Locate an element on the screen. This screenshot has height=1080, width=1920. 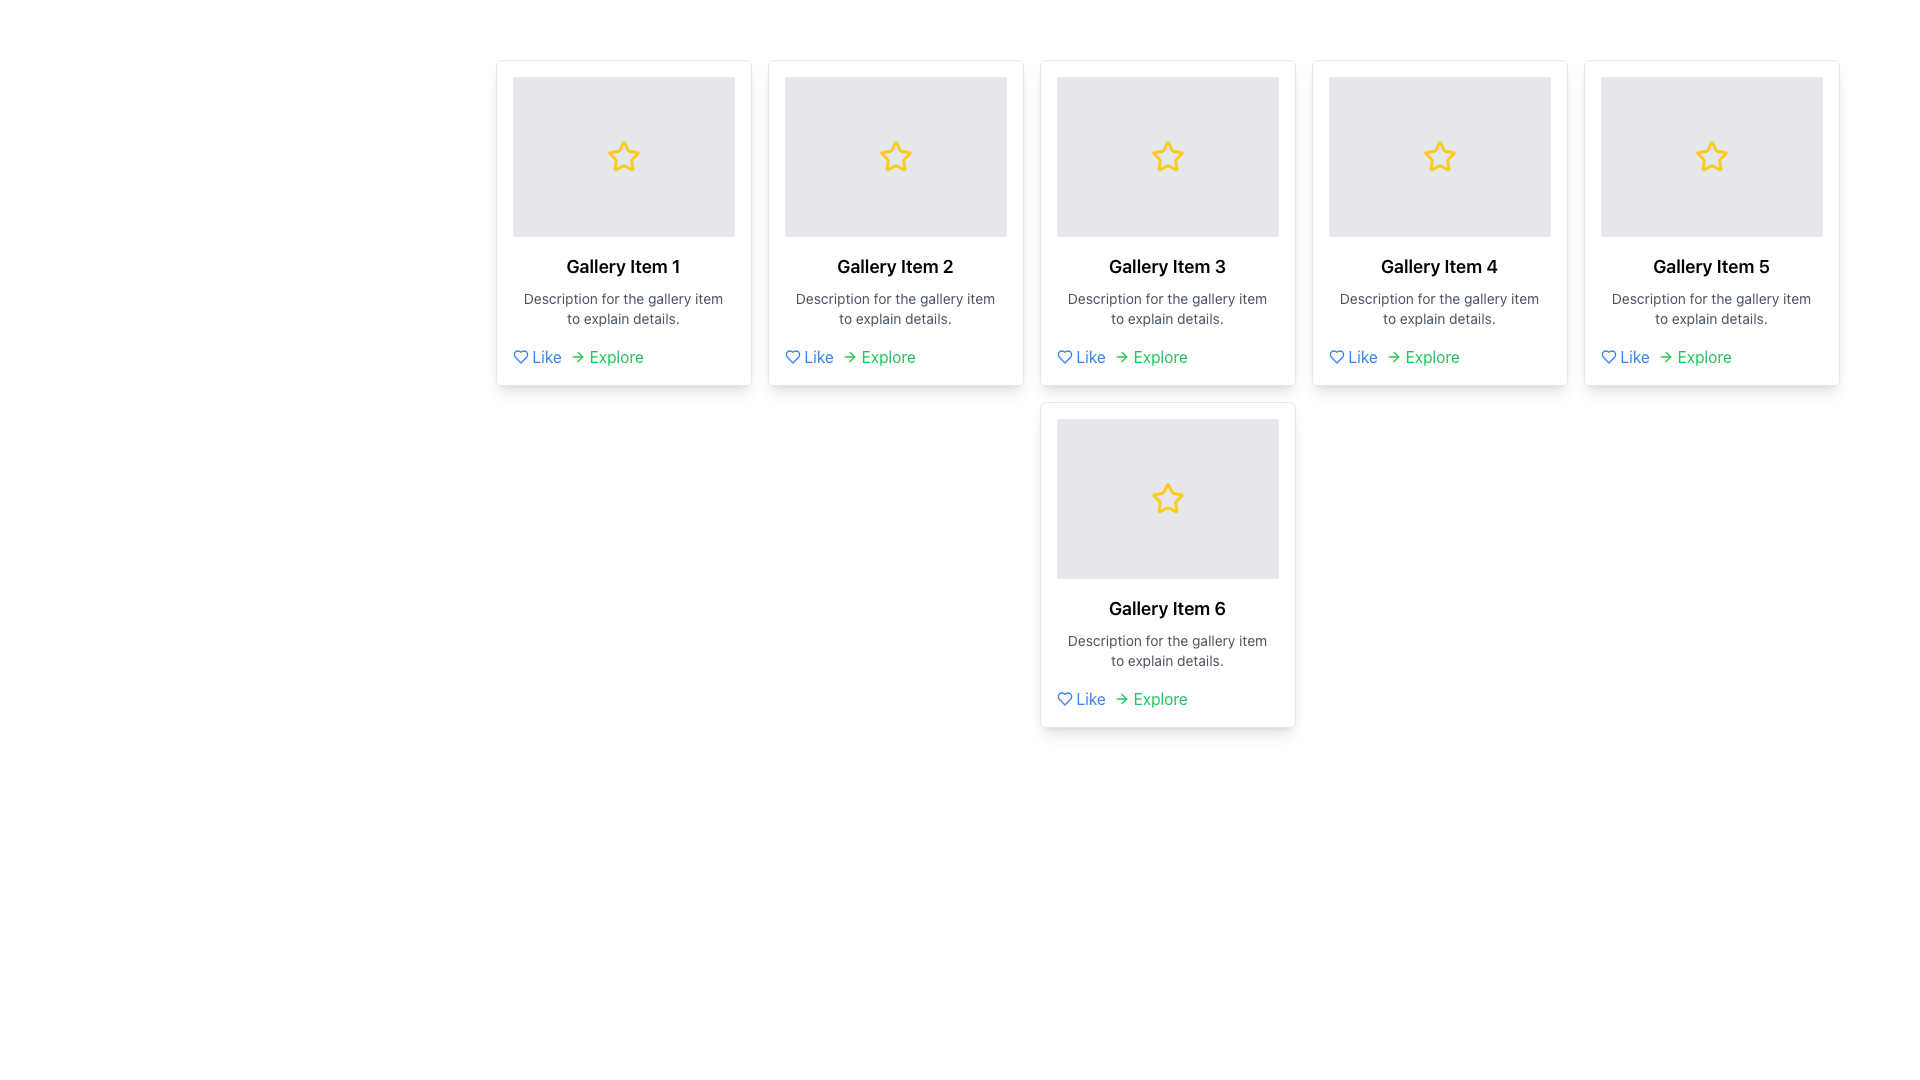
the hyperlink with an icon located in the lower section of the 'Gallery Item 4' card, positioned just below the descriptive text and to the right of the 'Like' link is located at coordinates (1421, 356).